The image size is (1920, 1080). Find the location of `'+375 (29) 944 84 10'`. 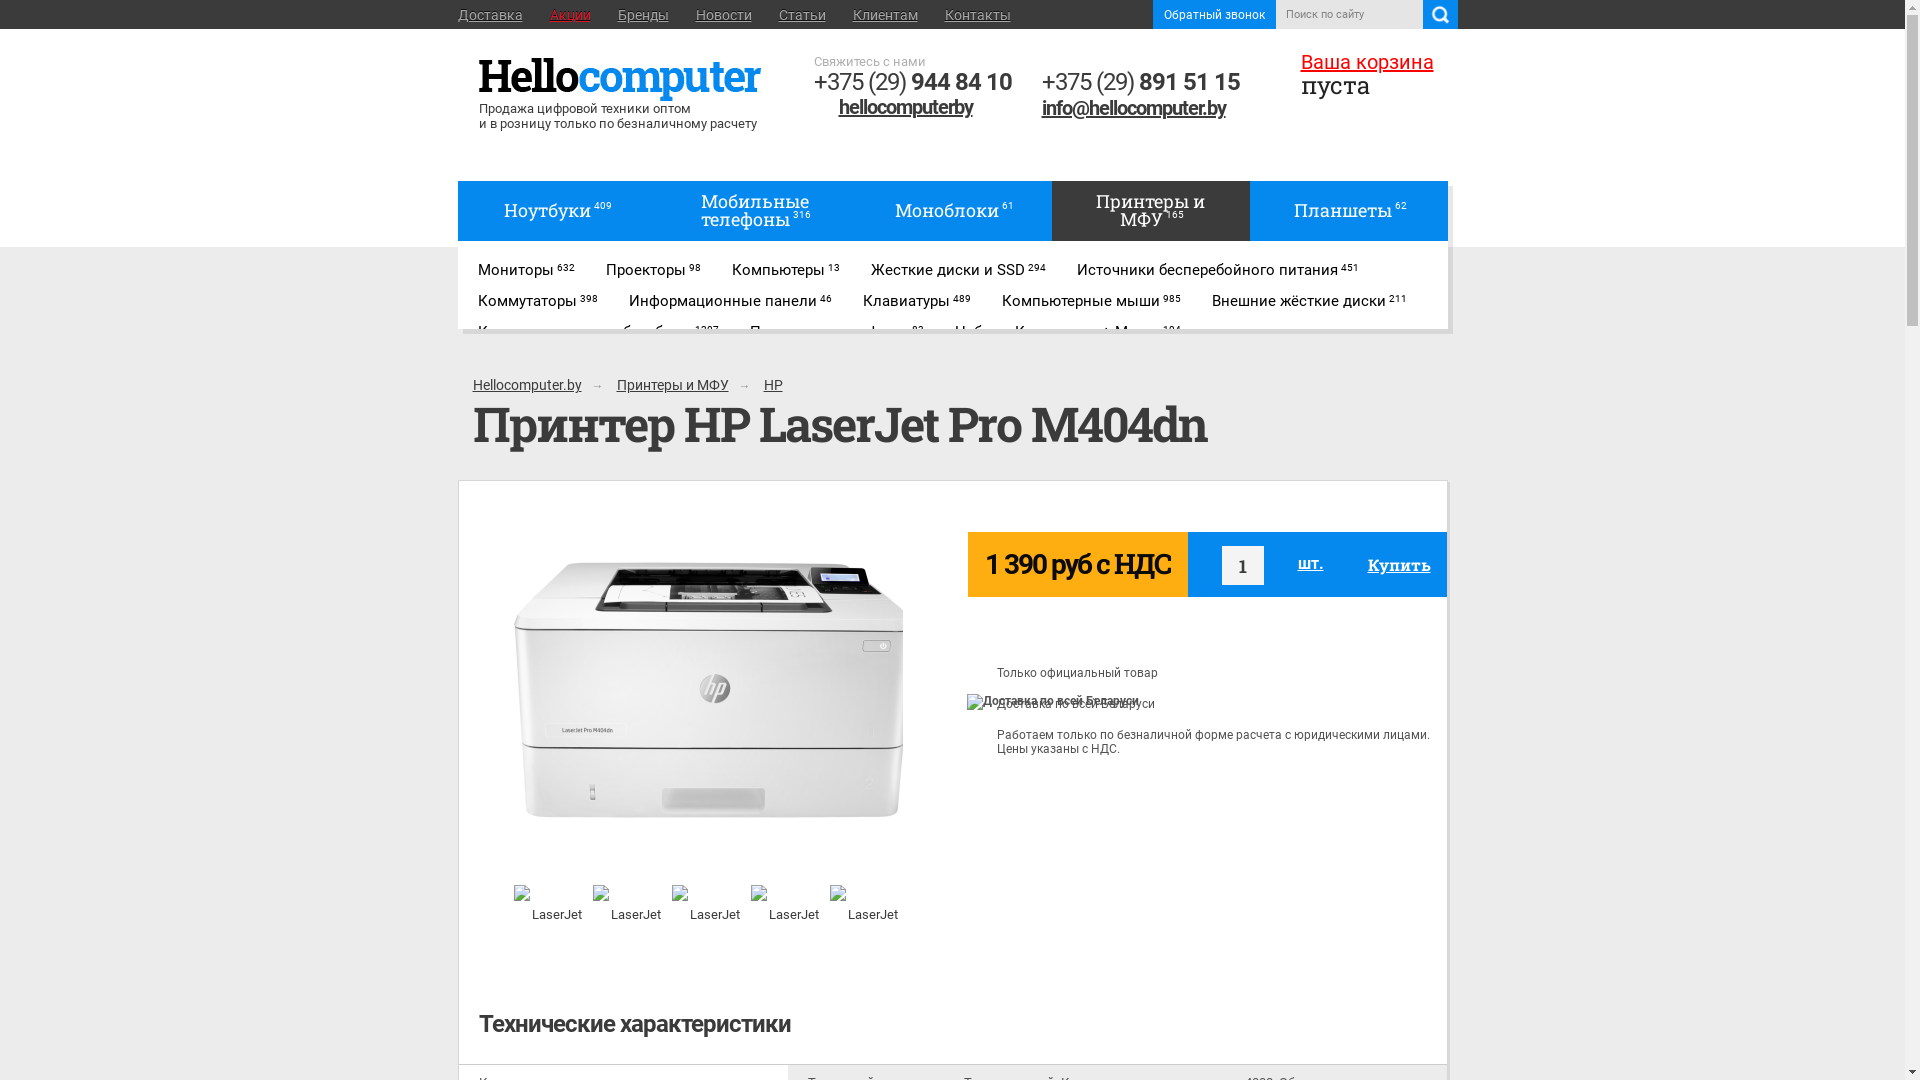

'+375 (29) 944 84 10' is located at coordinates (911, 80).